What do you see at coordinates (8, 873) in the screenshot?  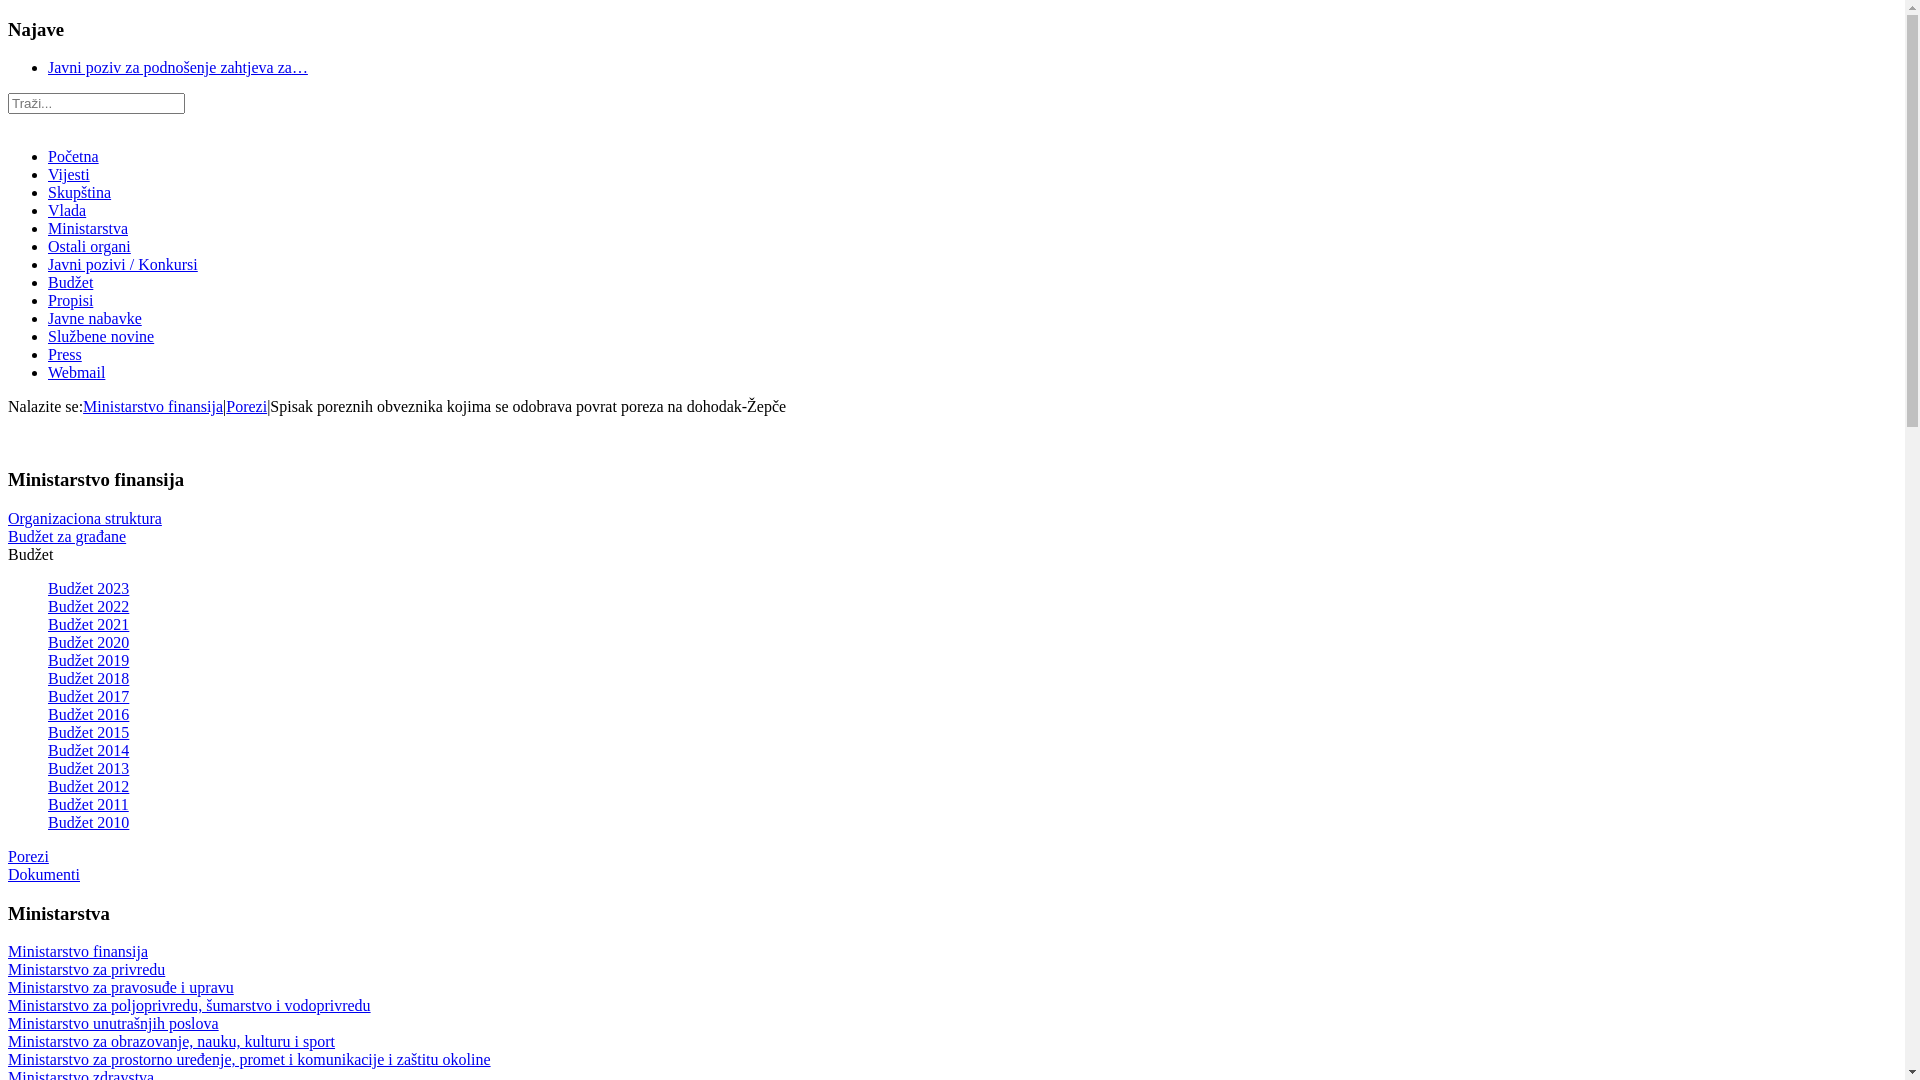 I see `'Dokumenti'` at bounding box center [8, 873].